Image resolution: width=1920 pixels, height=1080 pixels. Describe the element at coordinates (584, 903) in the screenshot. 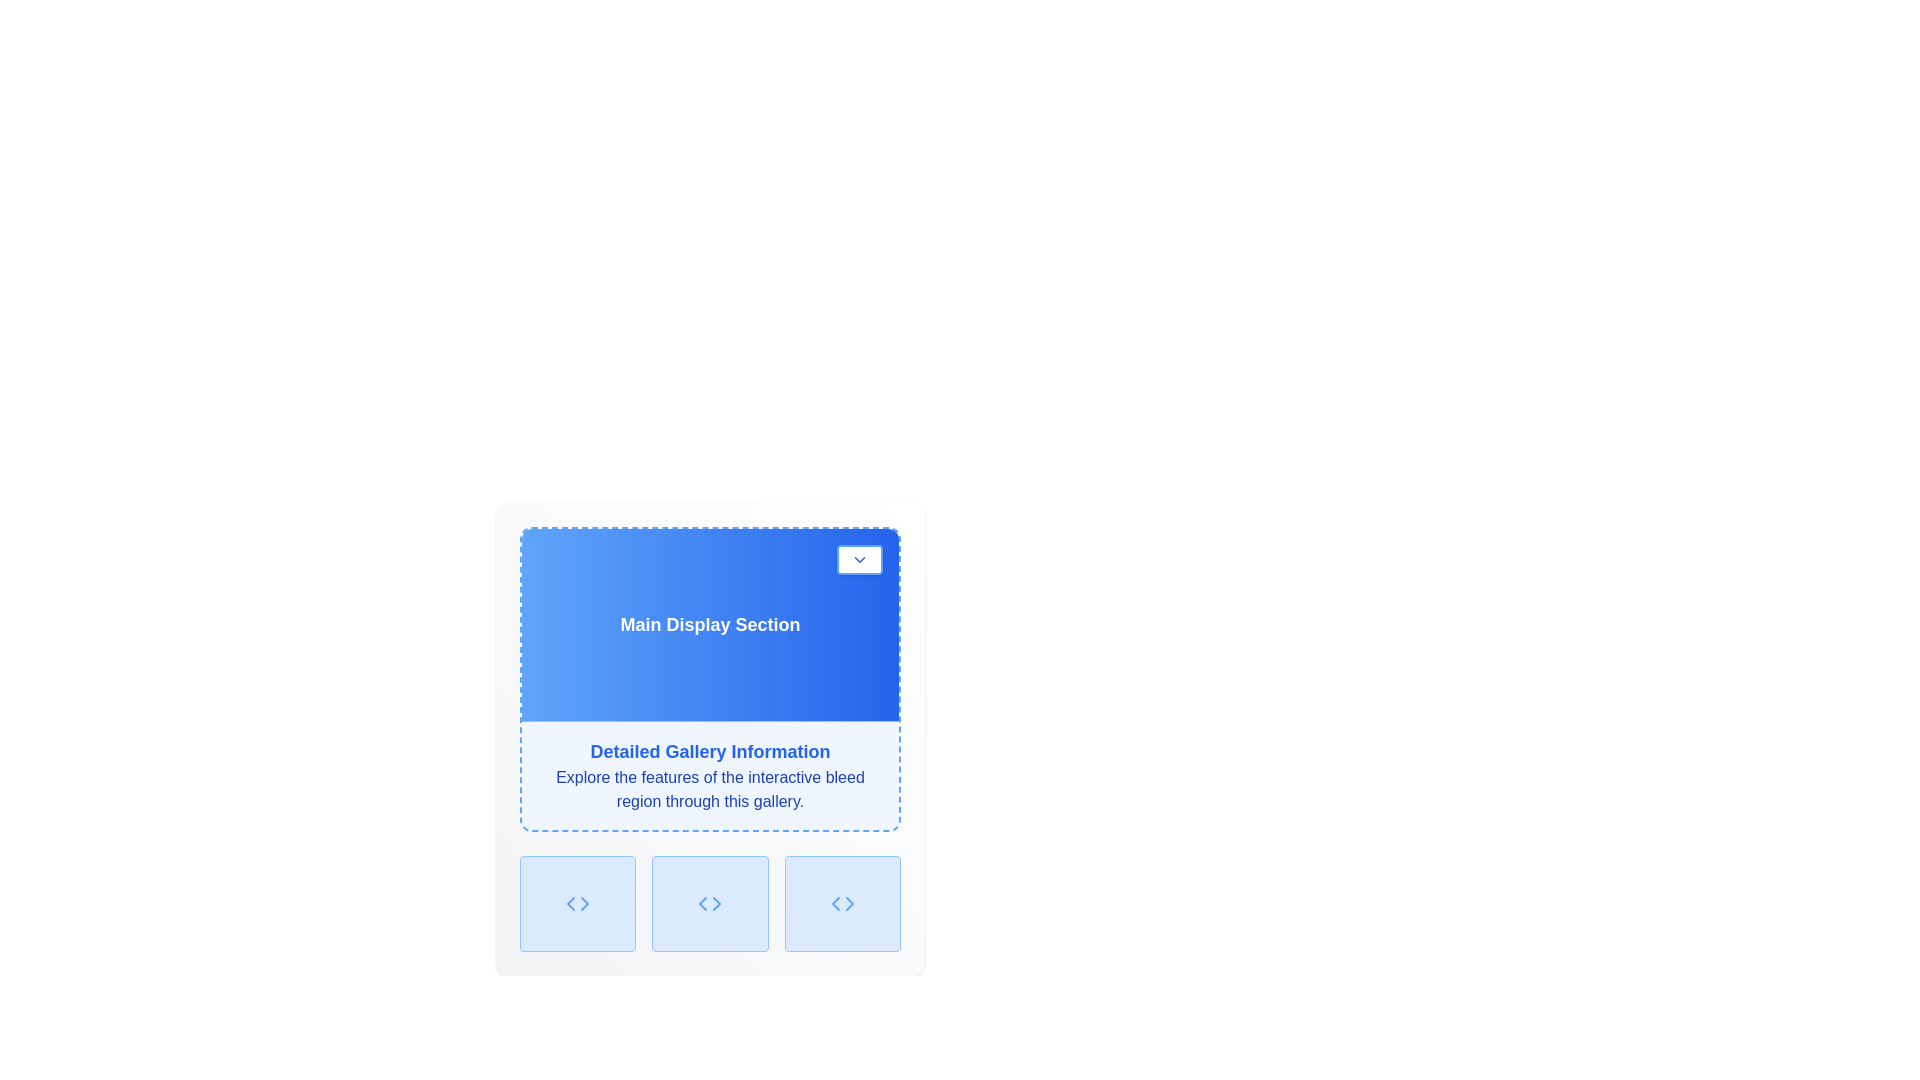

I see `the rightward triangular icon within the chevron-shaped icon located at the bottom left beneath the 'Detailed Gallery Information' section to facilitate navigation` at that location.